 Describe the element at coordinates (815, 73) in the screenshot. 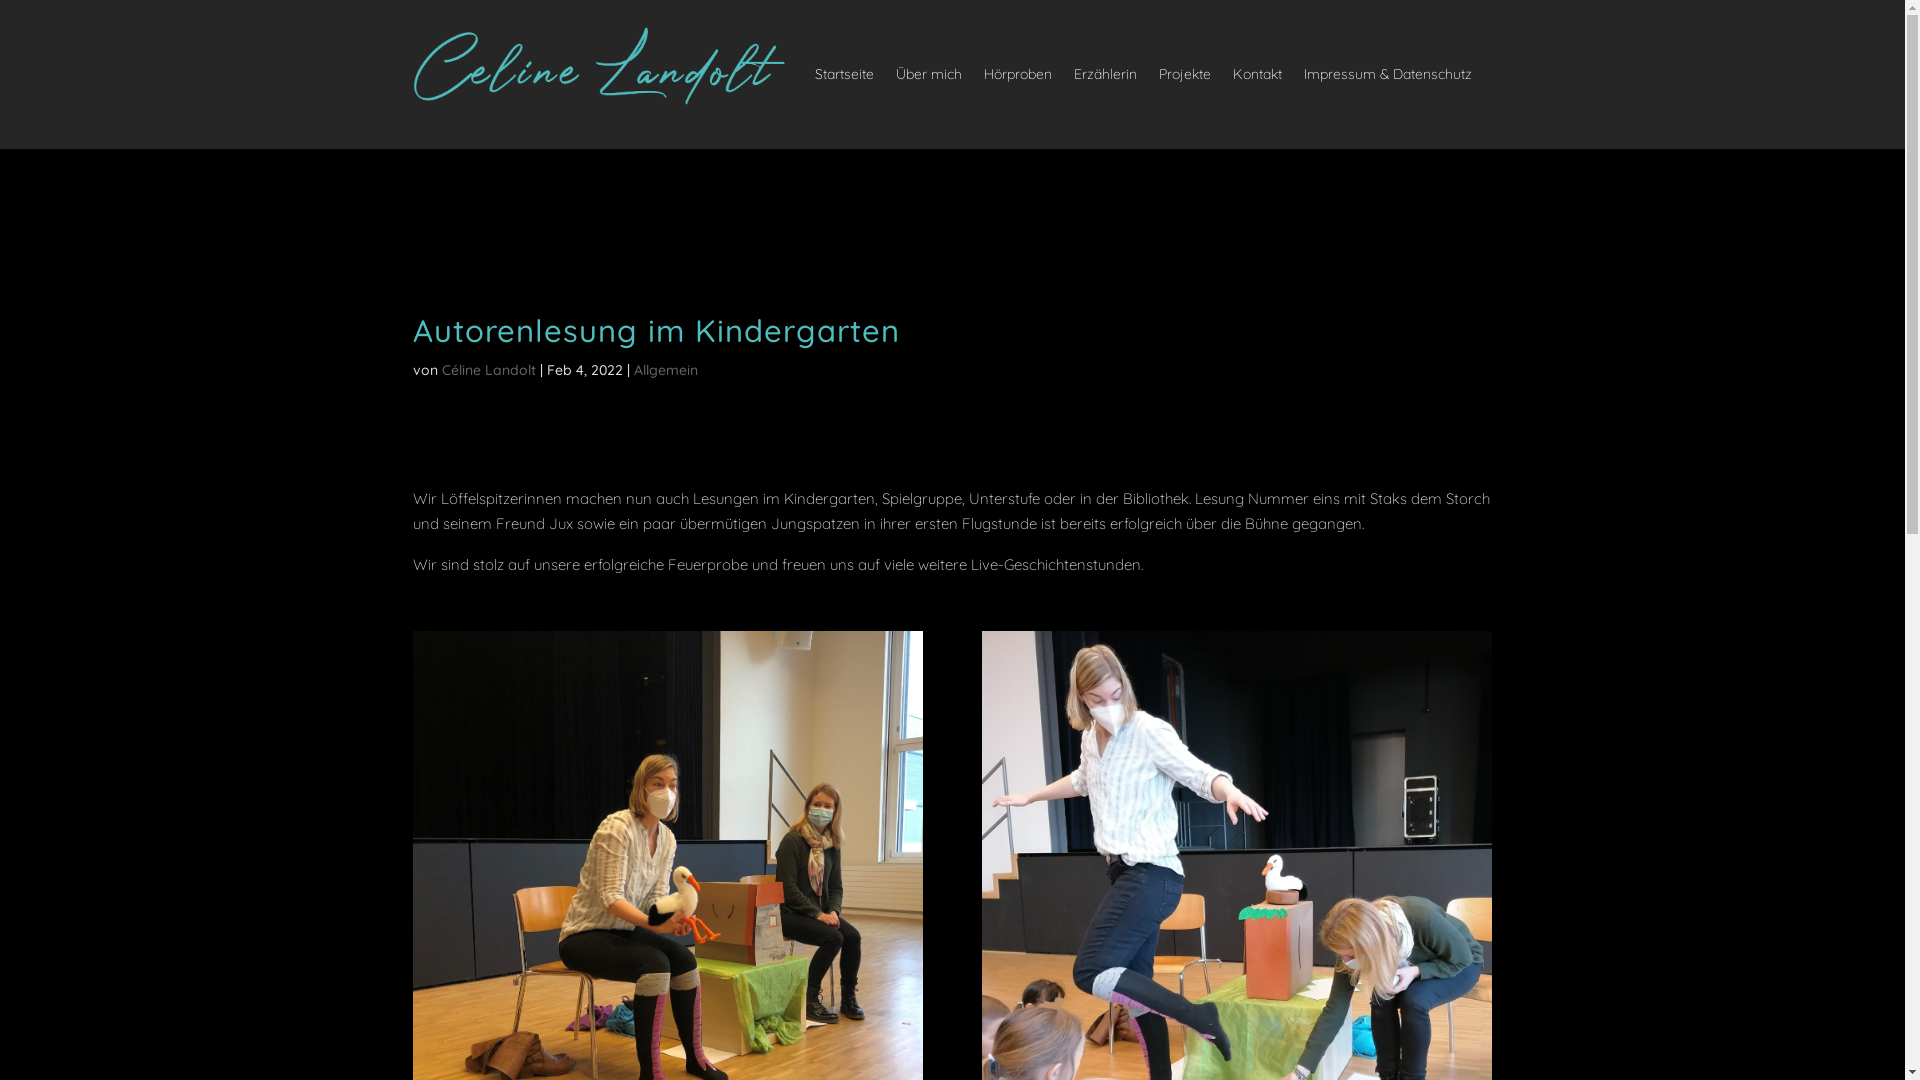

I see `'Startseite'` at that location.